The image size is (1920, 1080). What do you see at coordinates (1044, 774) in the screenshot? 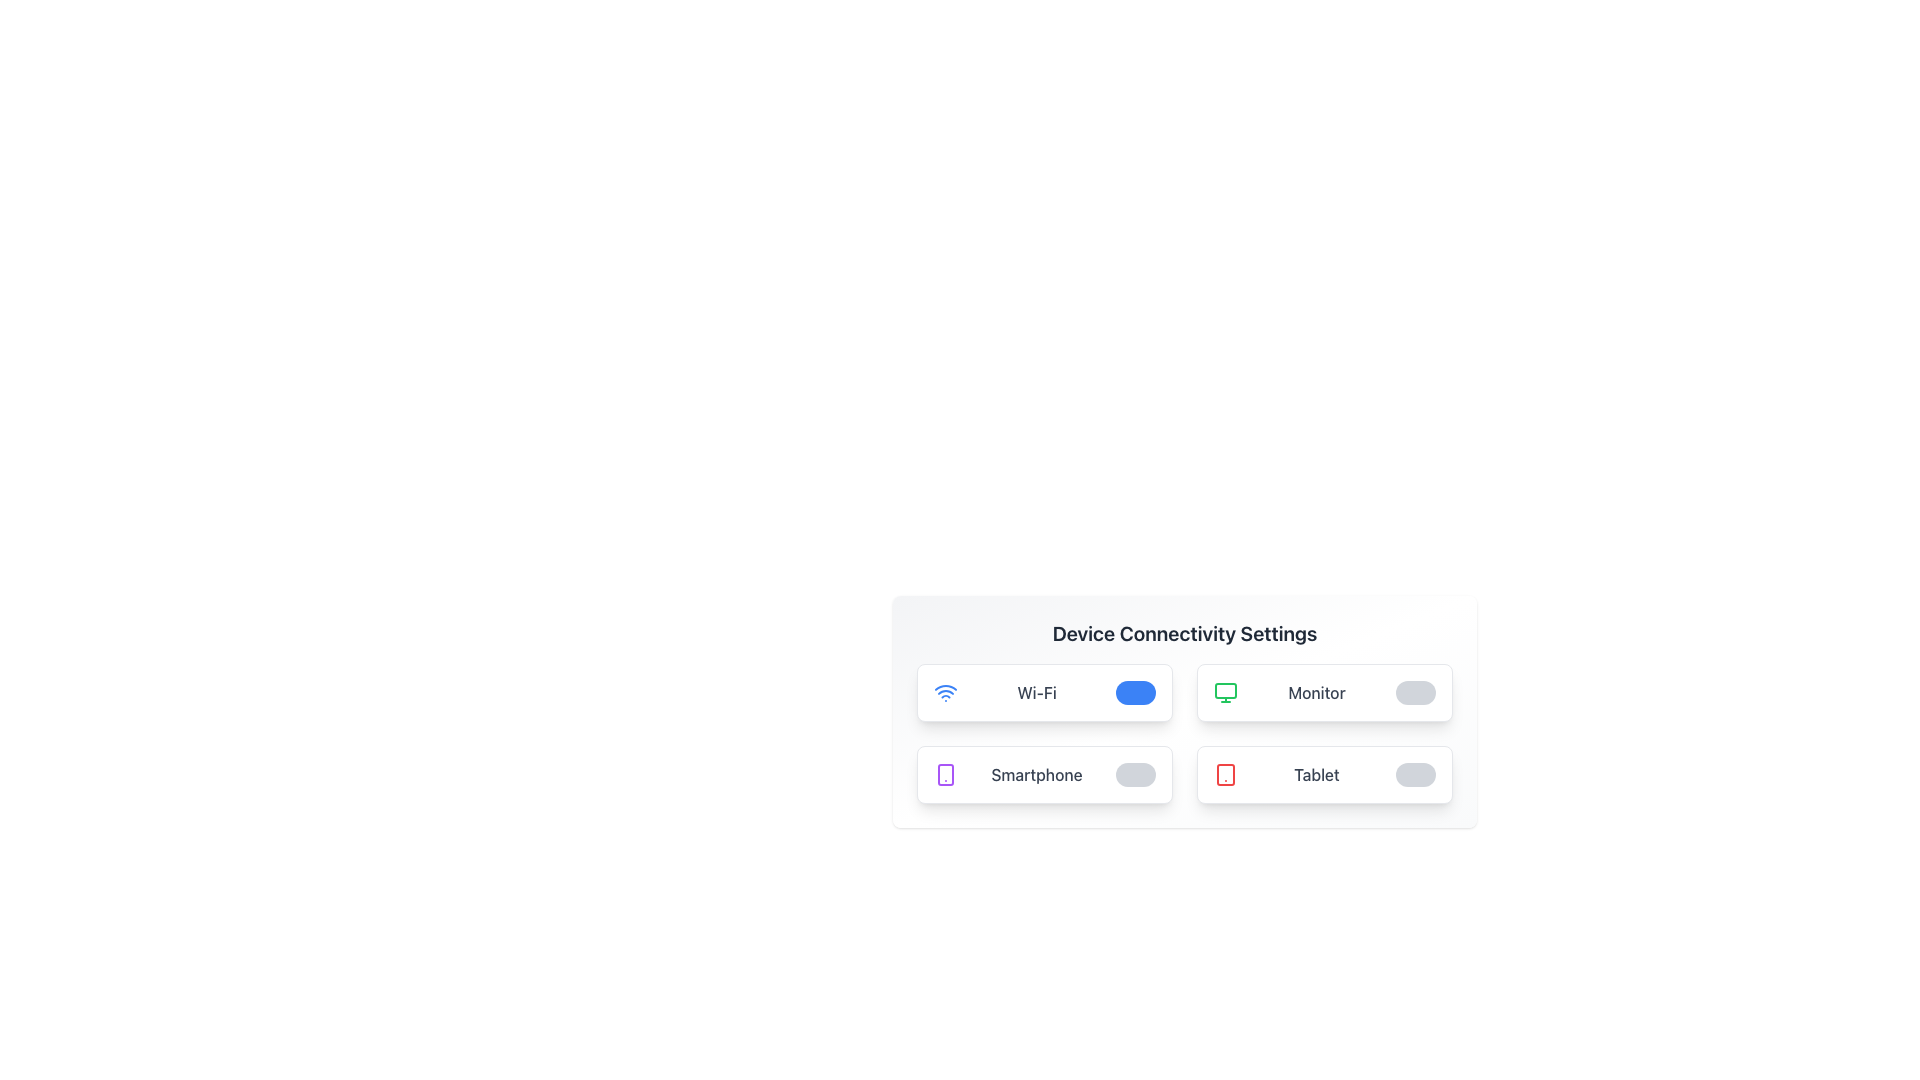
I see `the 'Smartphone' connectivity setting option` at bounding box center [1044, 774].